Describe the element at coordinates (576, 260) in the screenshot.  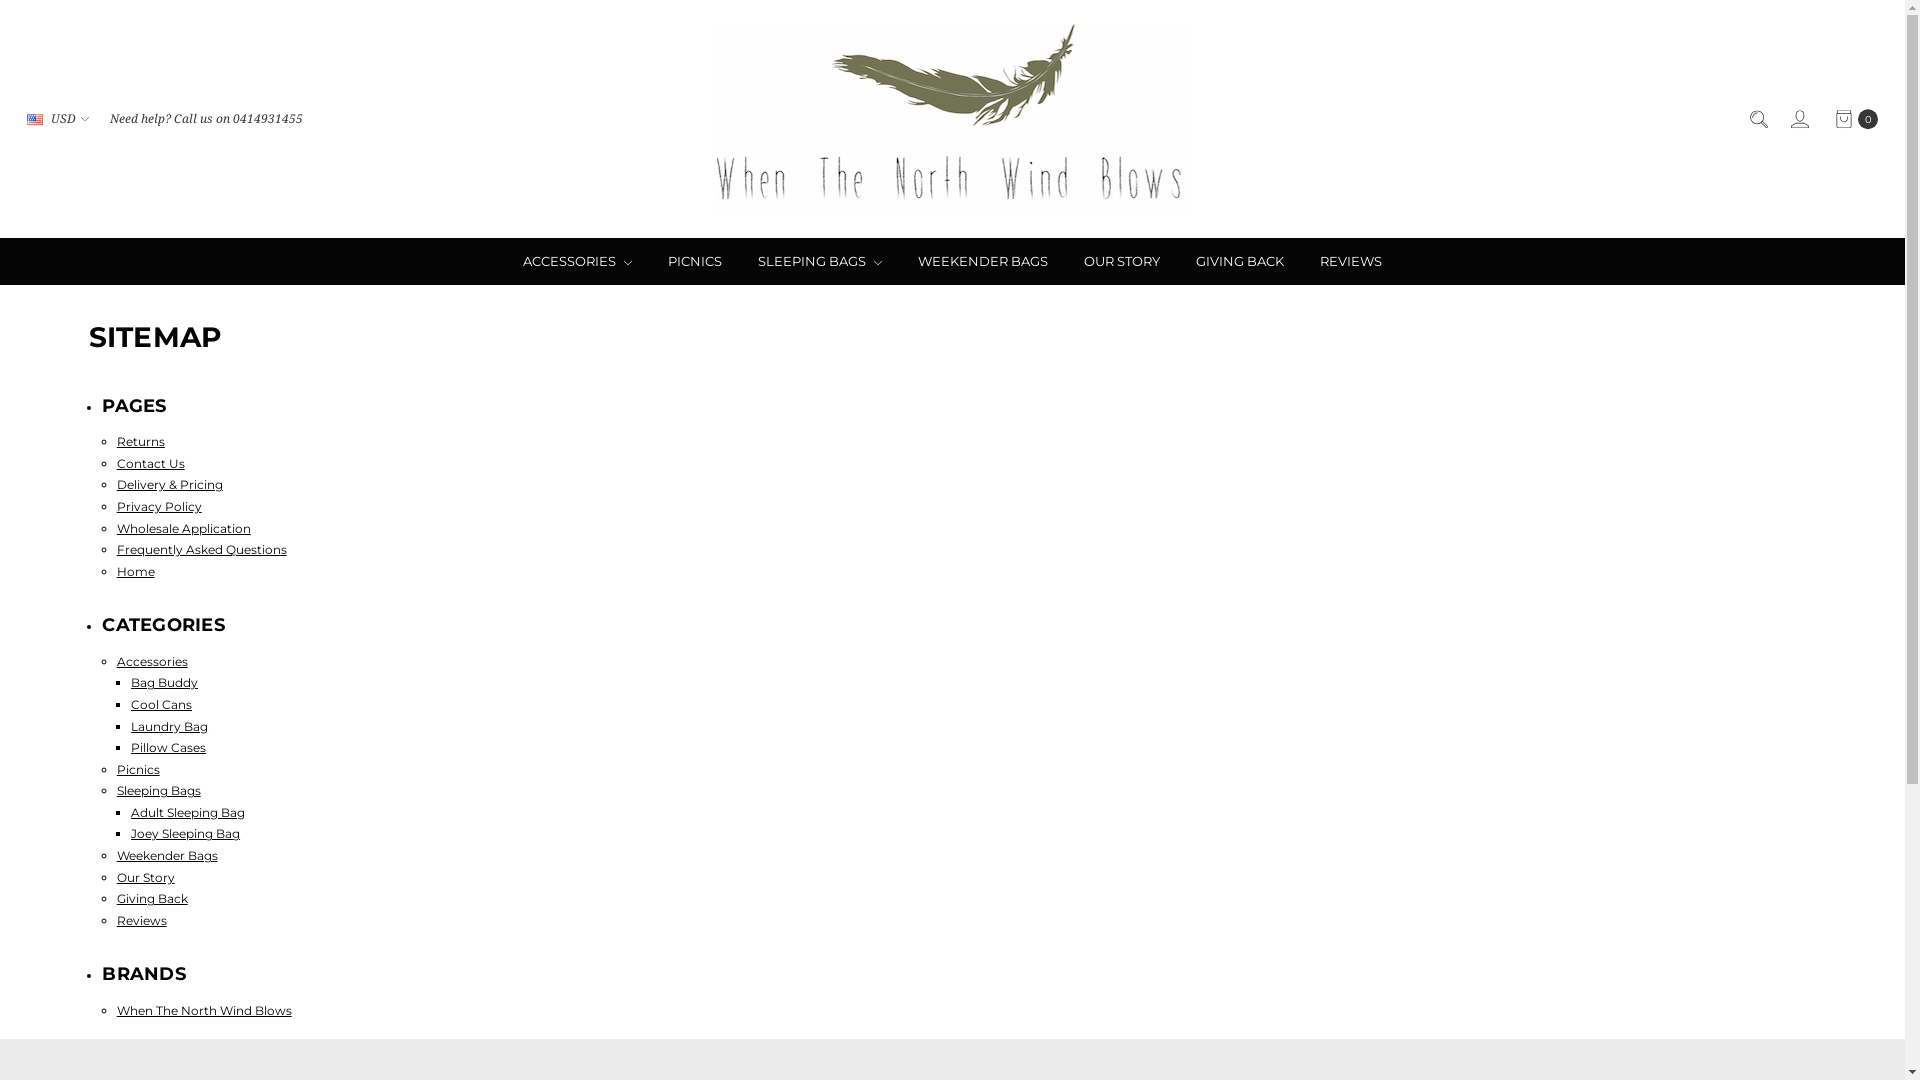
I see `'ACCESSORIES'` at that location.